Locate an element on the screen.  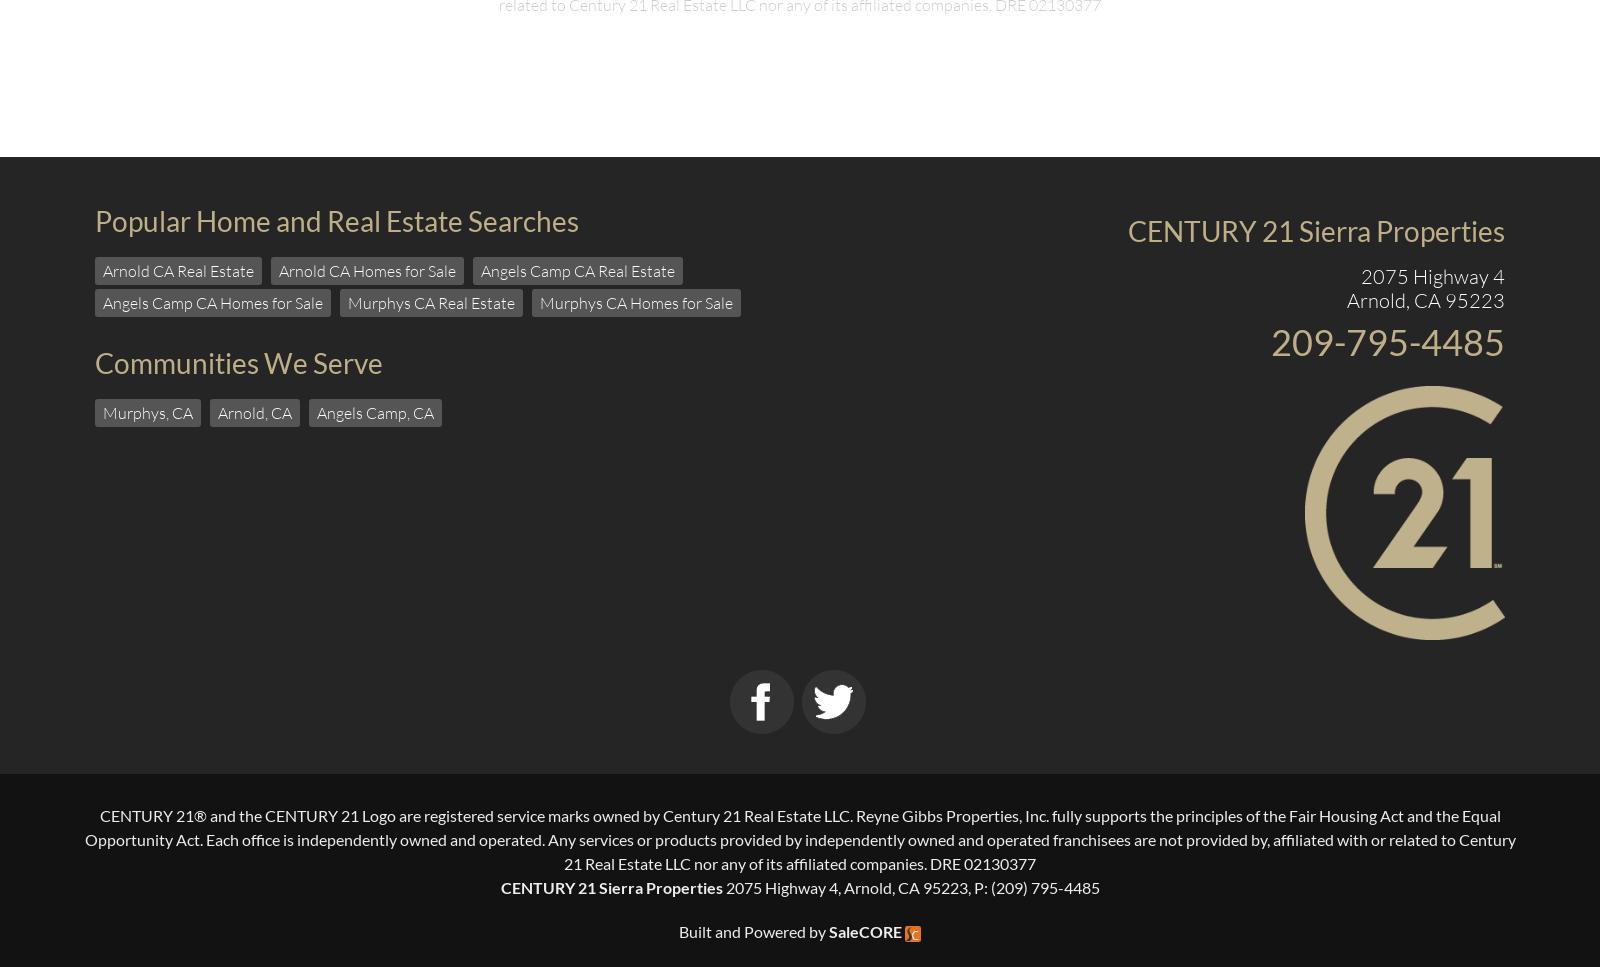
'Angels Camp CA Homes for Sale' is located at coordinates (212, 301).